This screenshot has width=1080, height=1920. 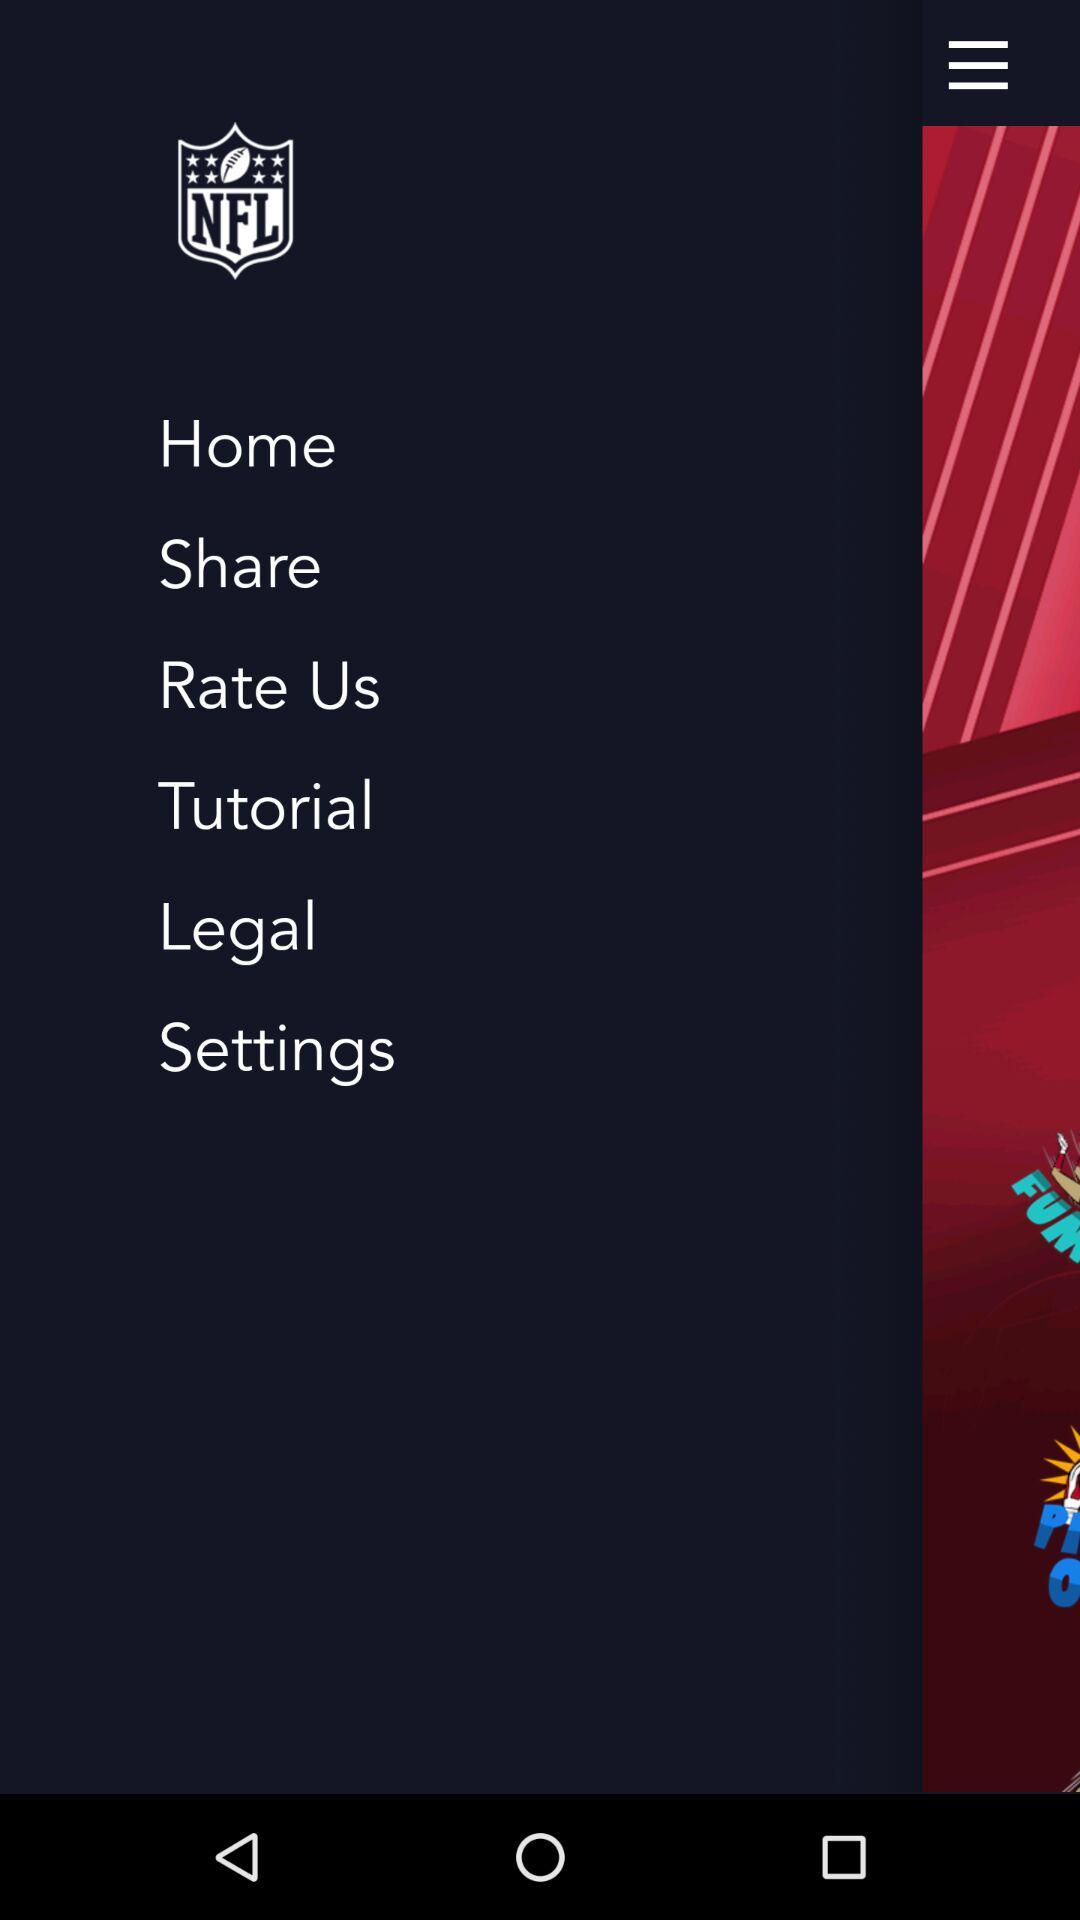 I want to click on icon above the settings item, so click(x=236, y=927).